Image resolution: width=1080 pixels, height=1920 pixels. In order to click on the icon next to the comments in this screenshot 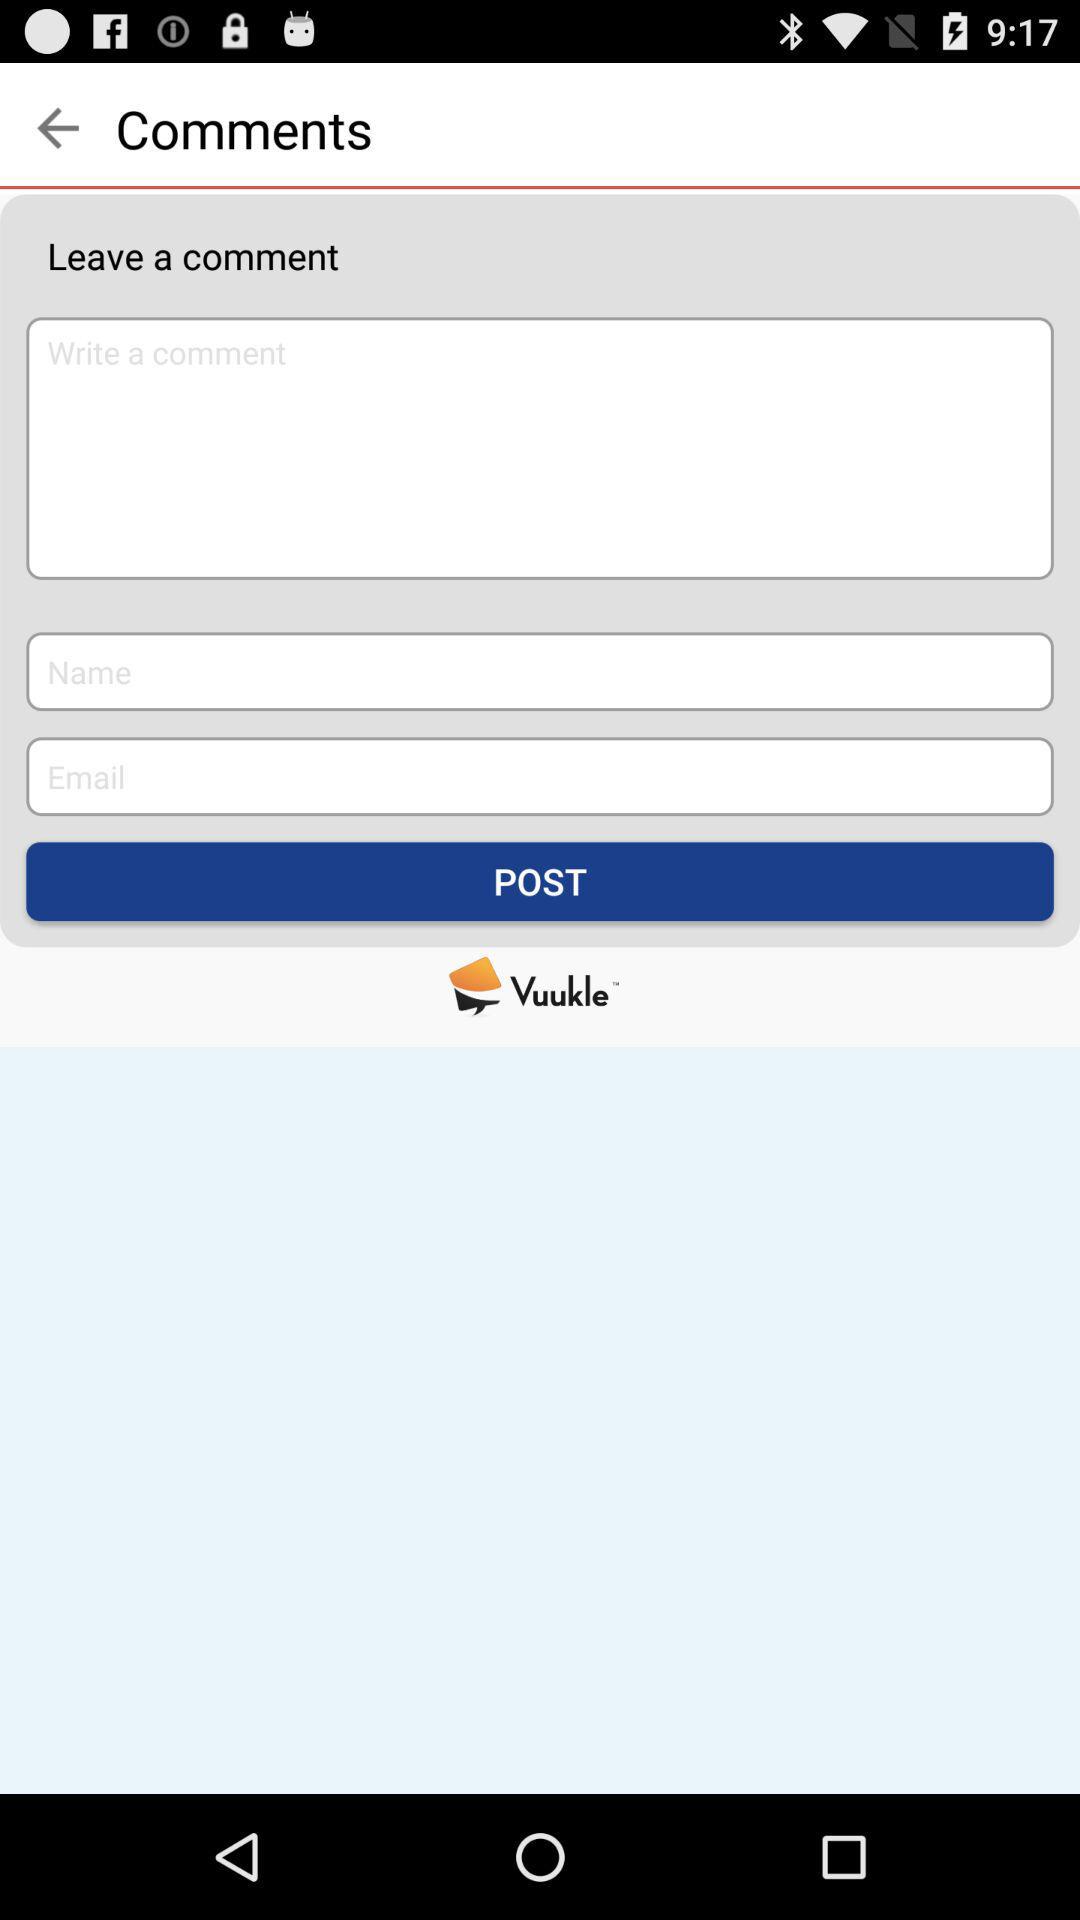, I will do `click(56, 127)`.